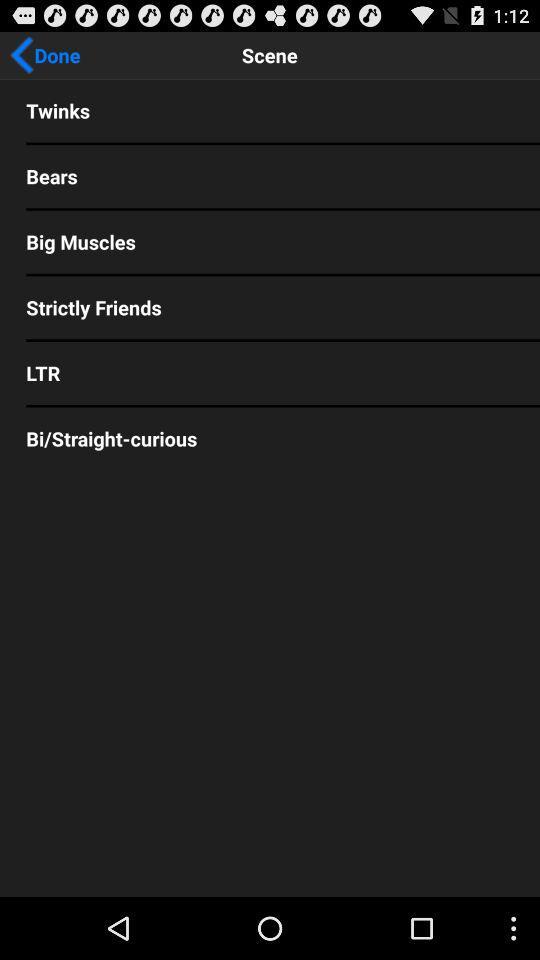 The image size is (540, 960). Describe the element at coordinates (270, 240) in the screenshot. I see `big muscles` at that location.